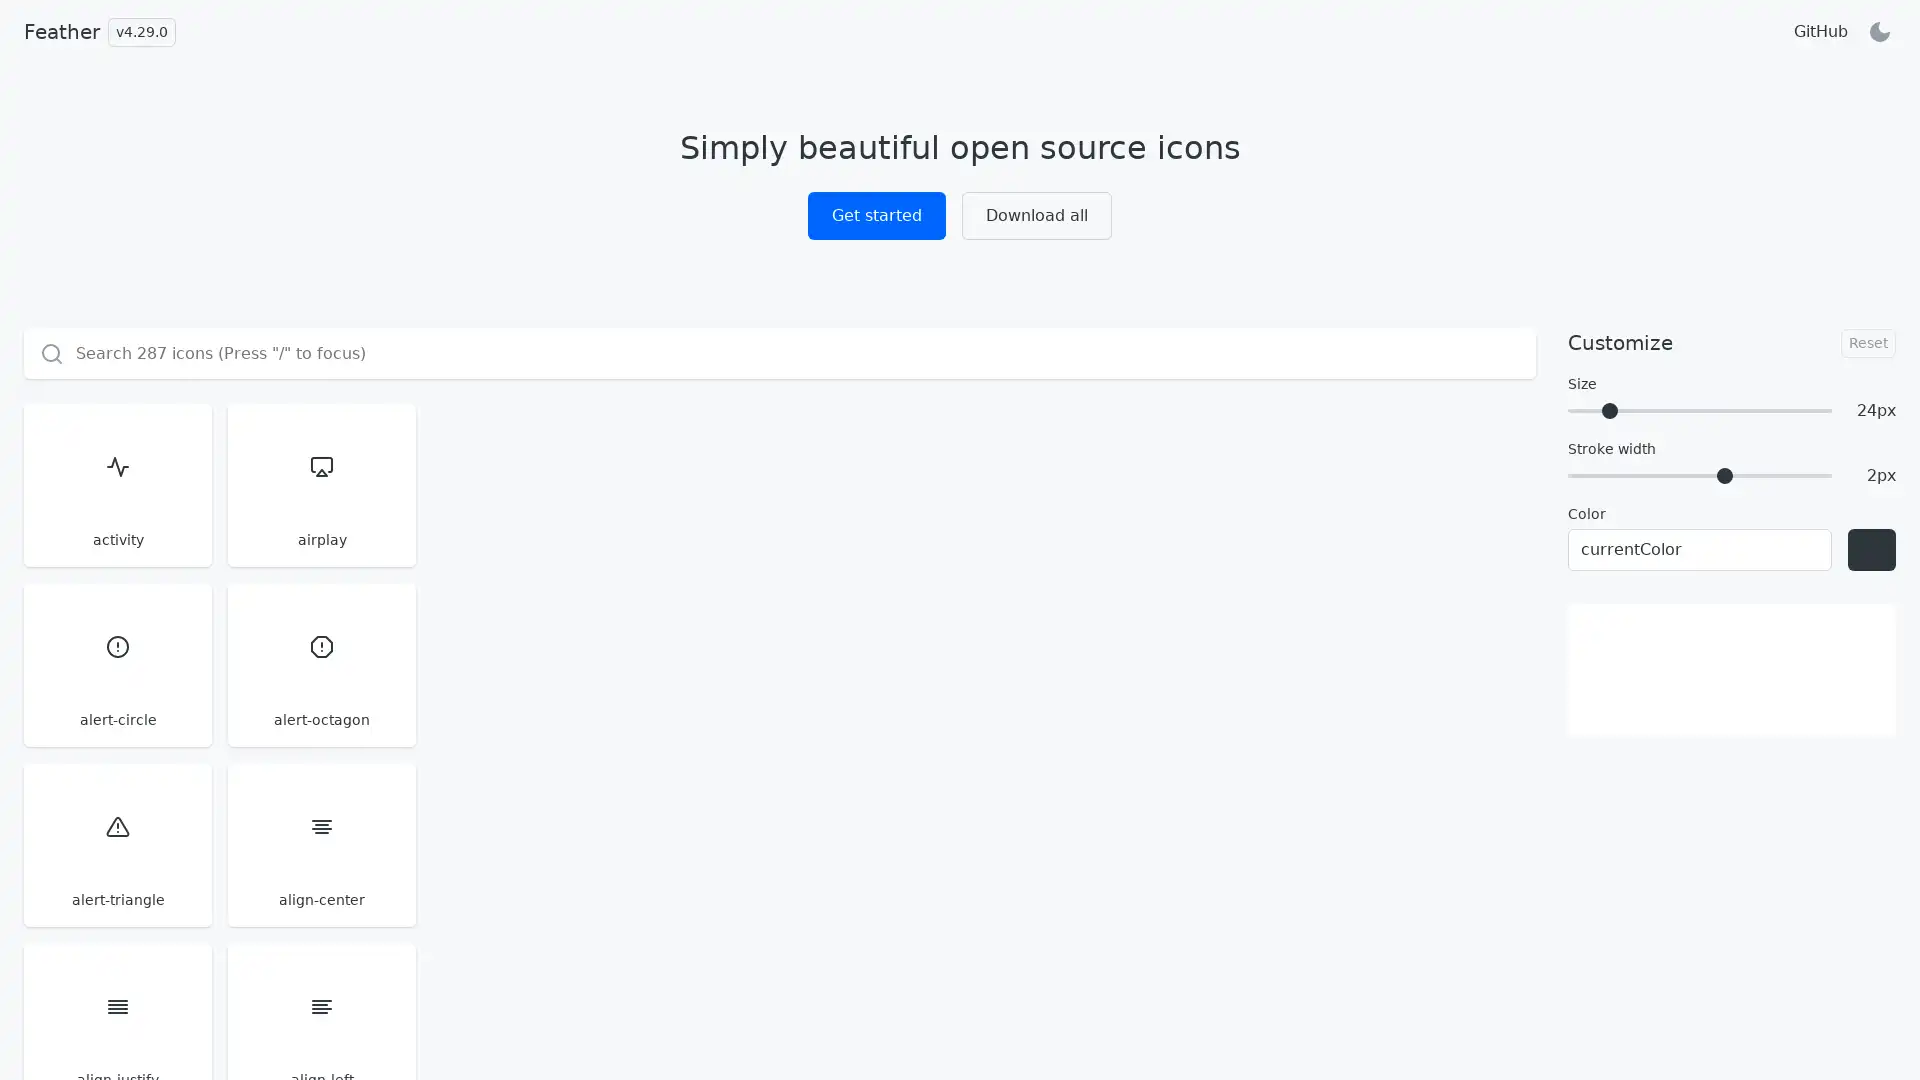  I want to click on aperture, so click(268, 664).